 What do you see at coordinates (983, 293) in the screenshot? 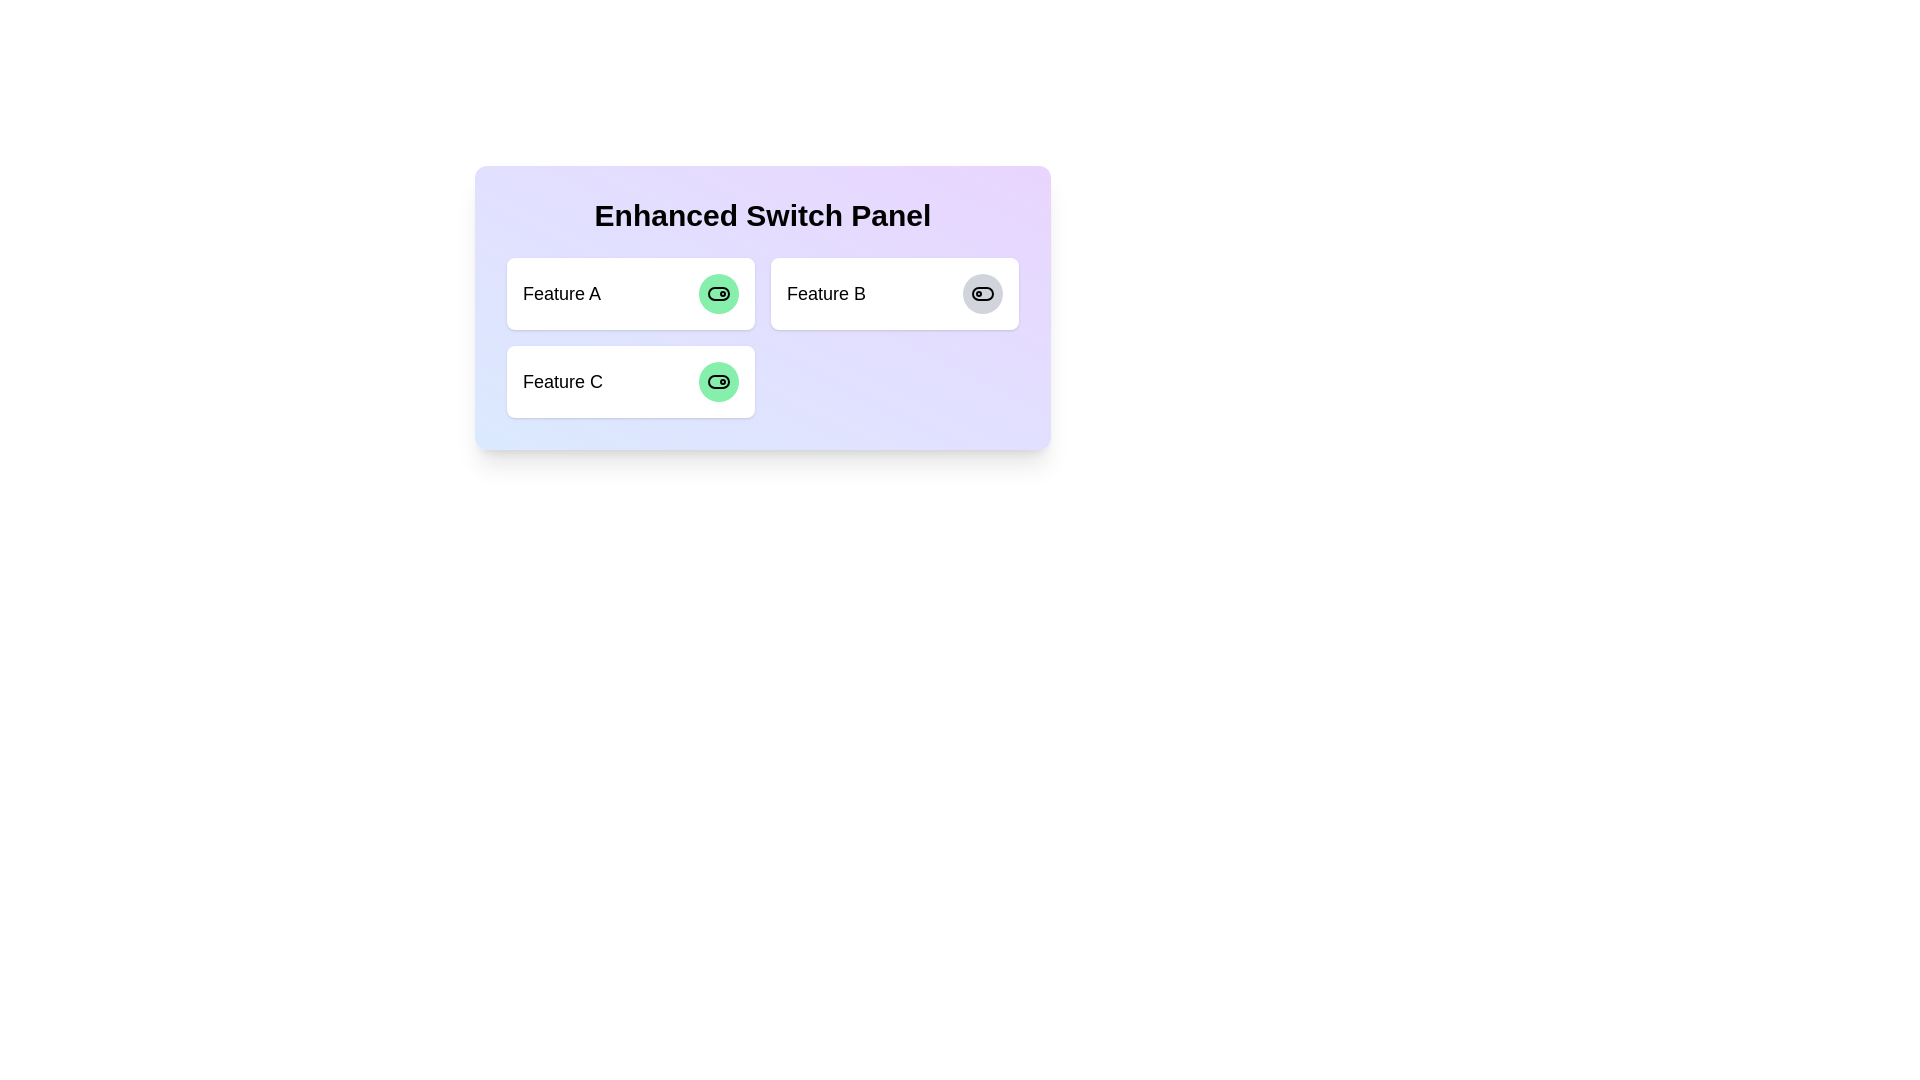
I see `the switch corresponding to Feature B` at bounding box center [983, 293].